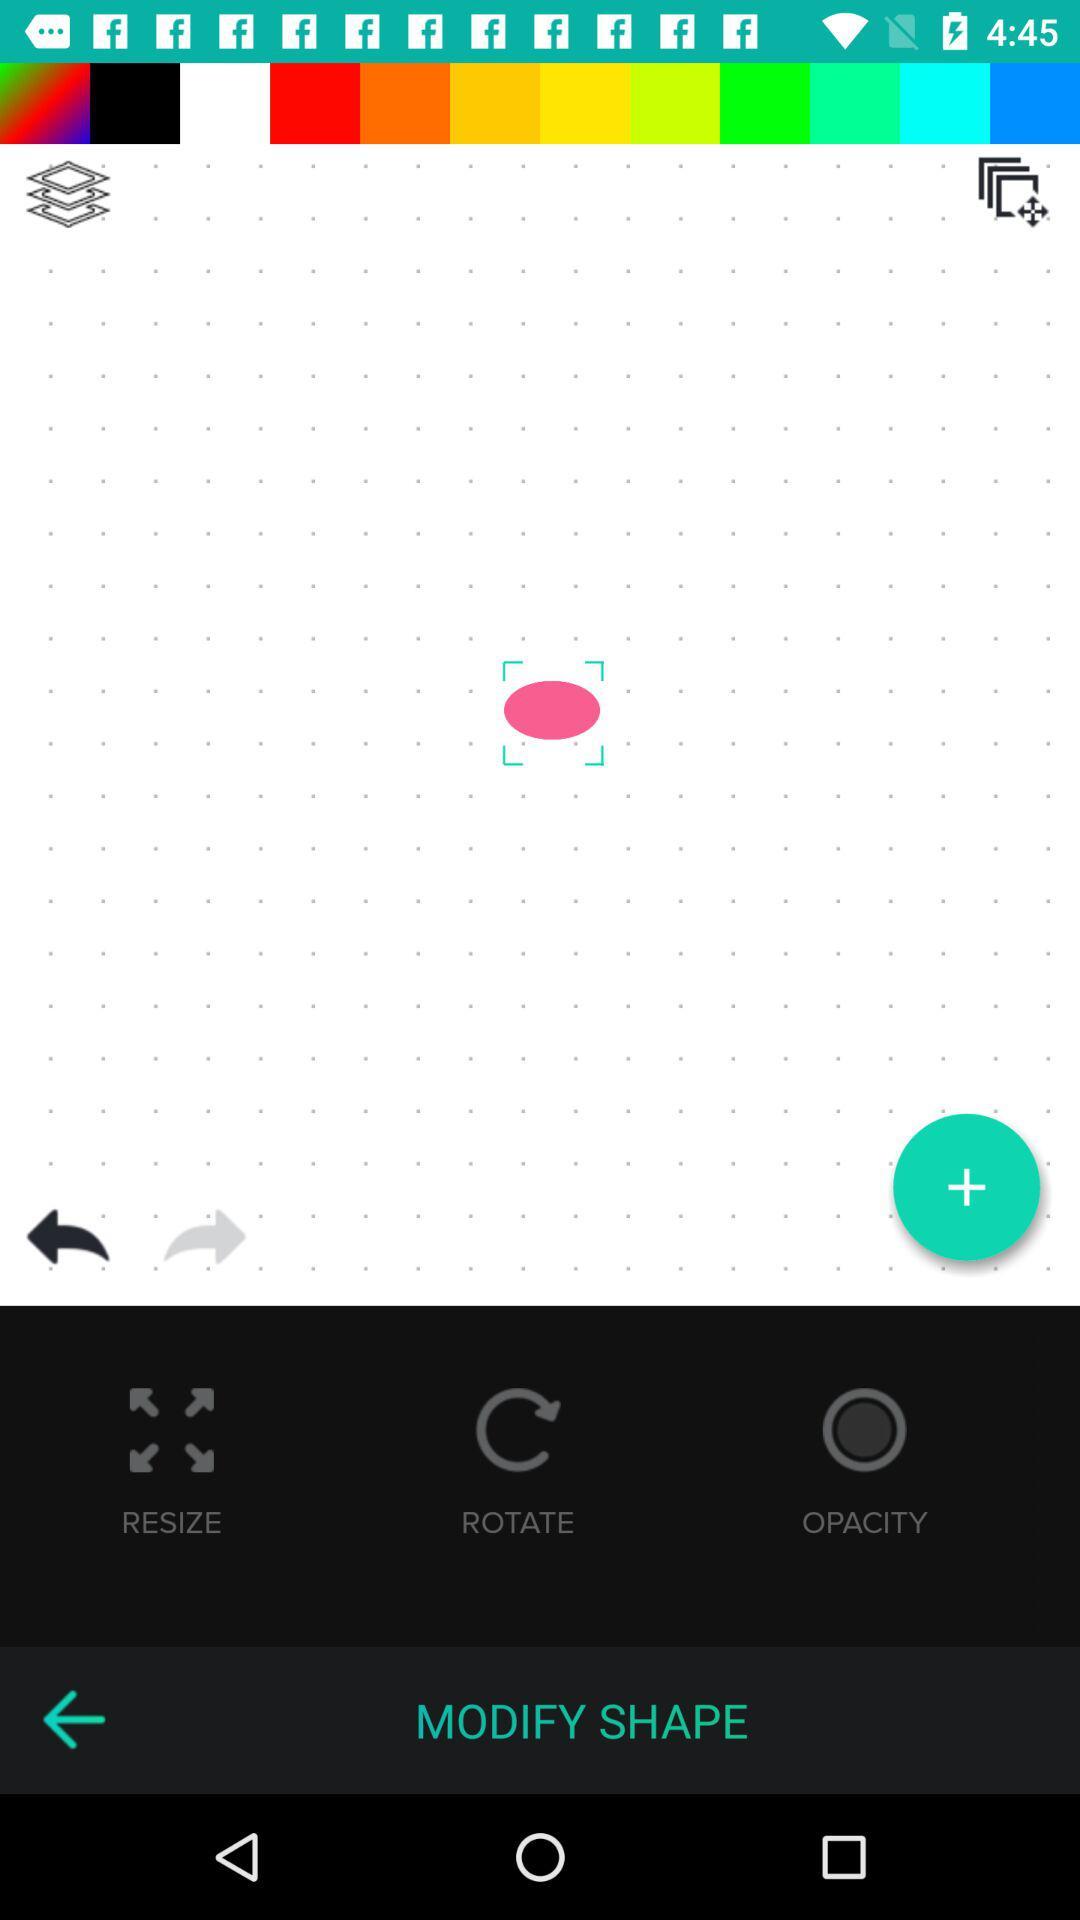  What do you see at coordinates (72, 1719) in the screenshot?
I see `go back` at bounding box center [72, 1719].